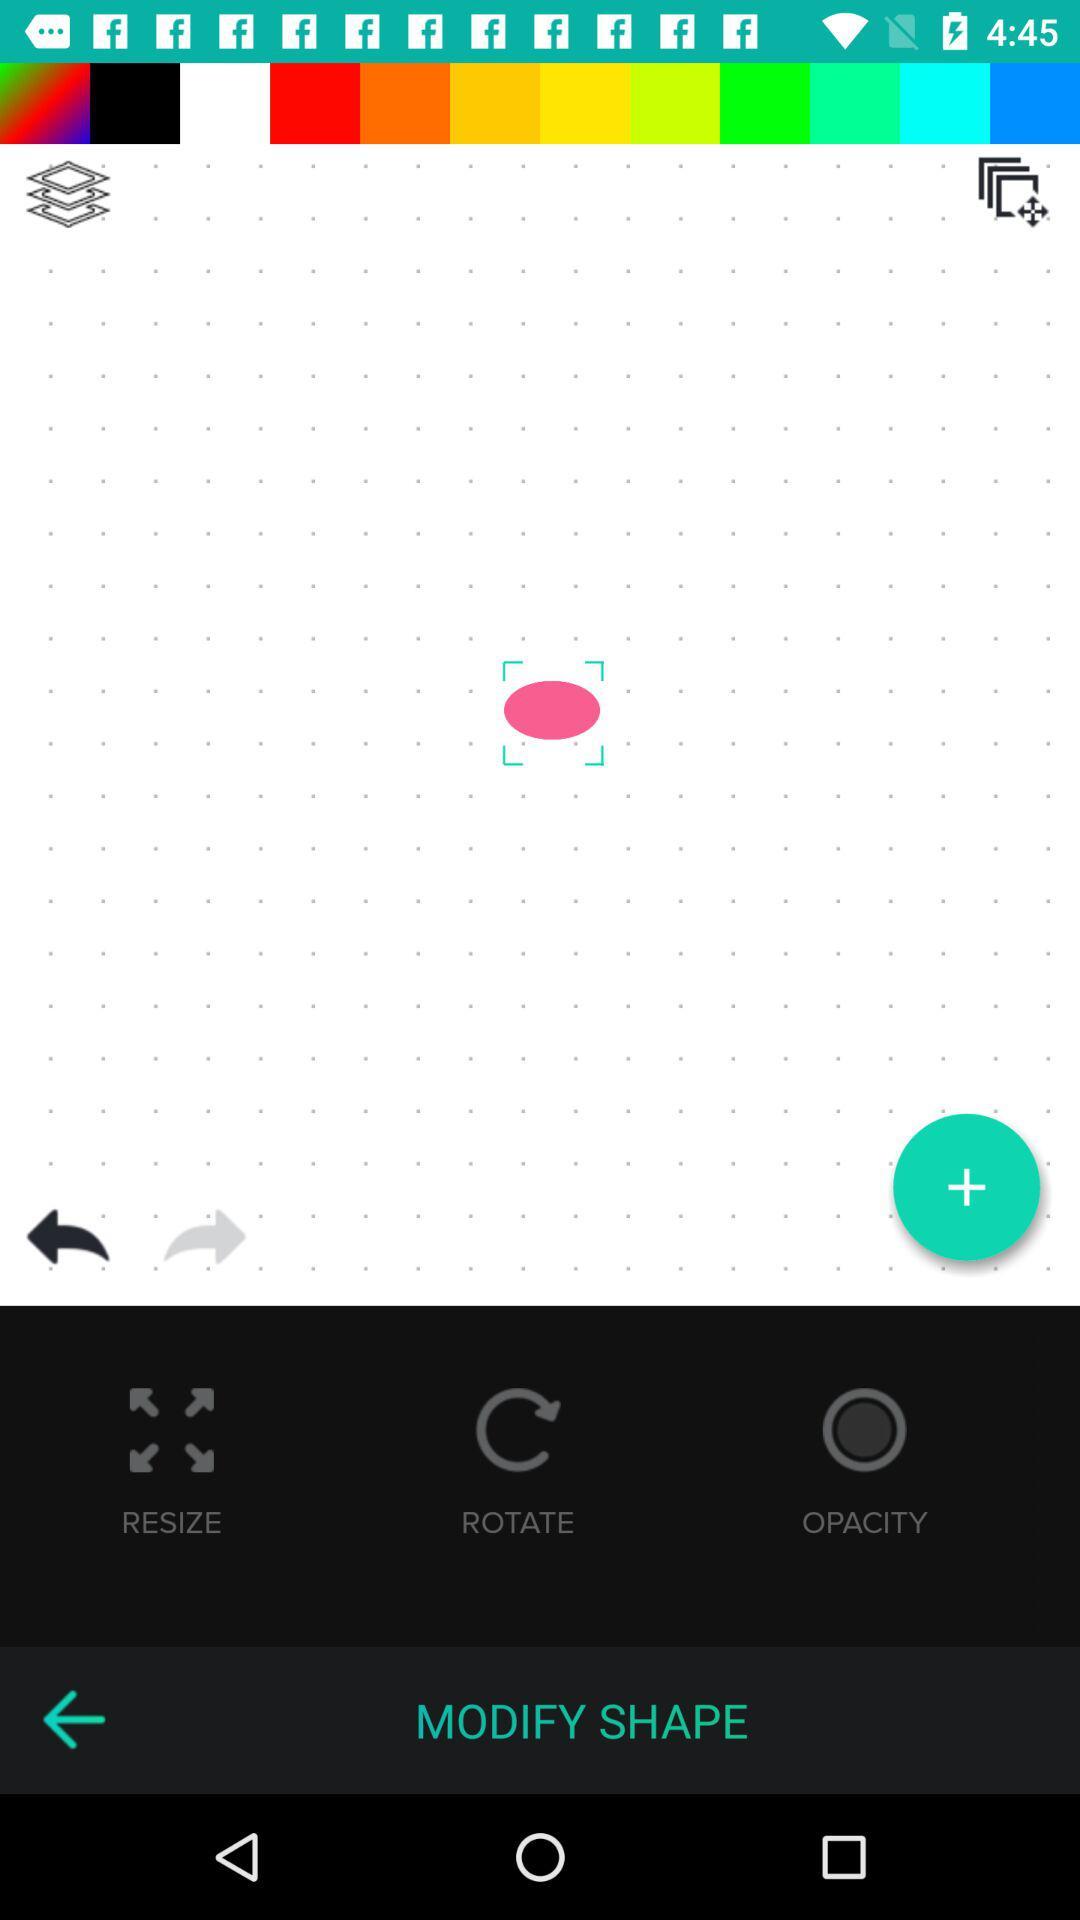  What do you see at coordinates (72, 1719) in the screenshot?
I see `go back` at bounding box center [72, 1719].